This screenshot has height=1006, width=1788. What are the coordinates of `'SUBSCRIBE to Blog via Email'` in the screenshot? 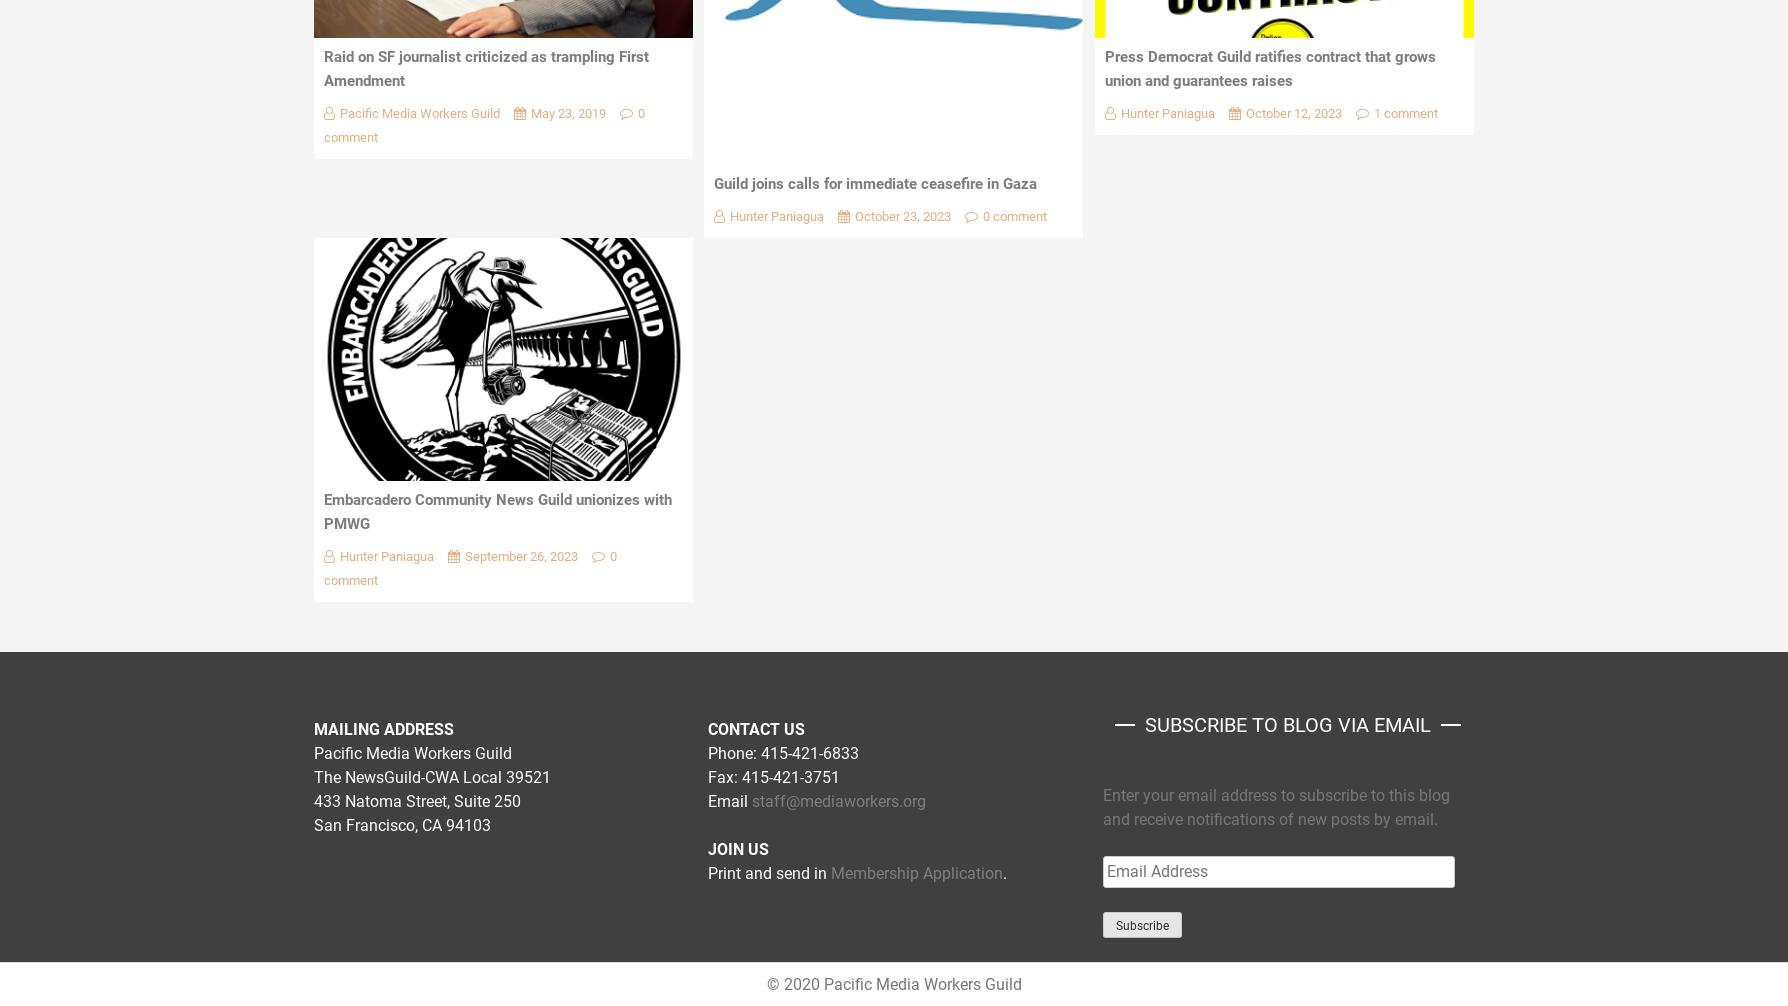 It's located at (1287, 725).